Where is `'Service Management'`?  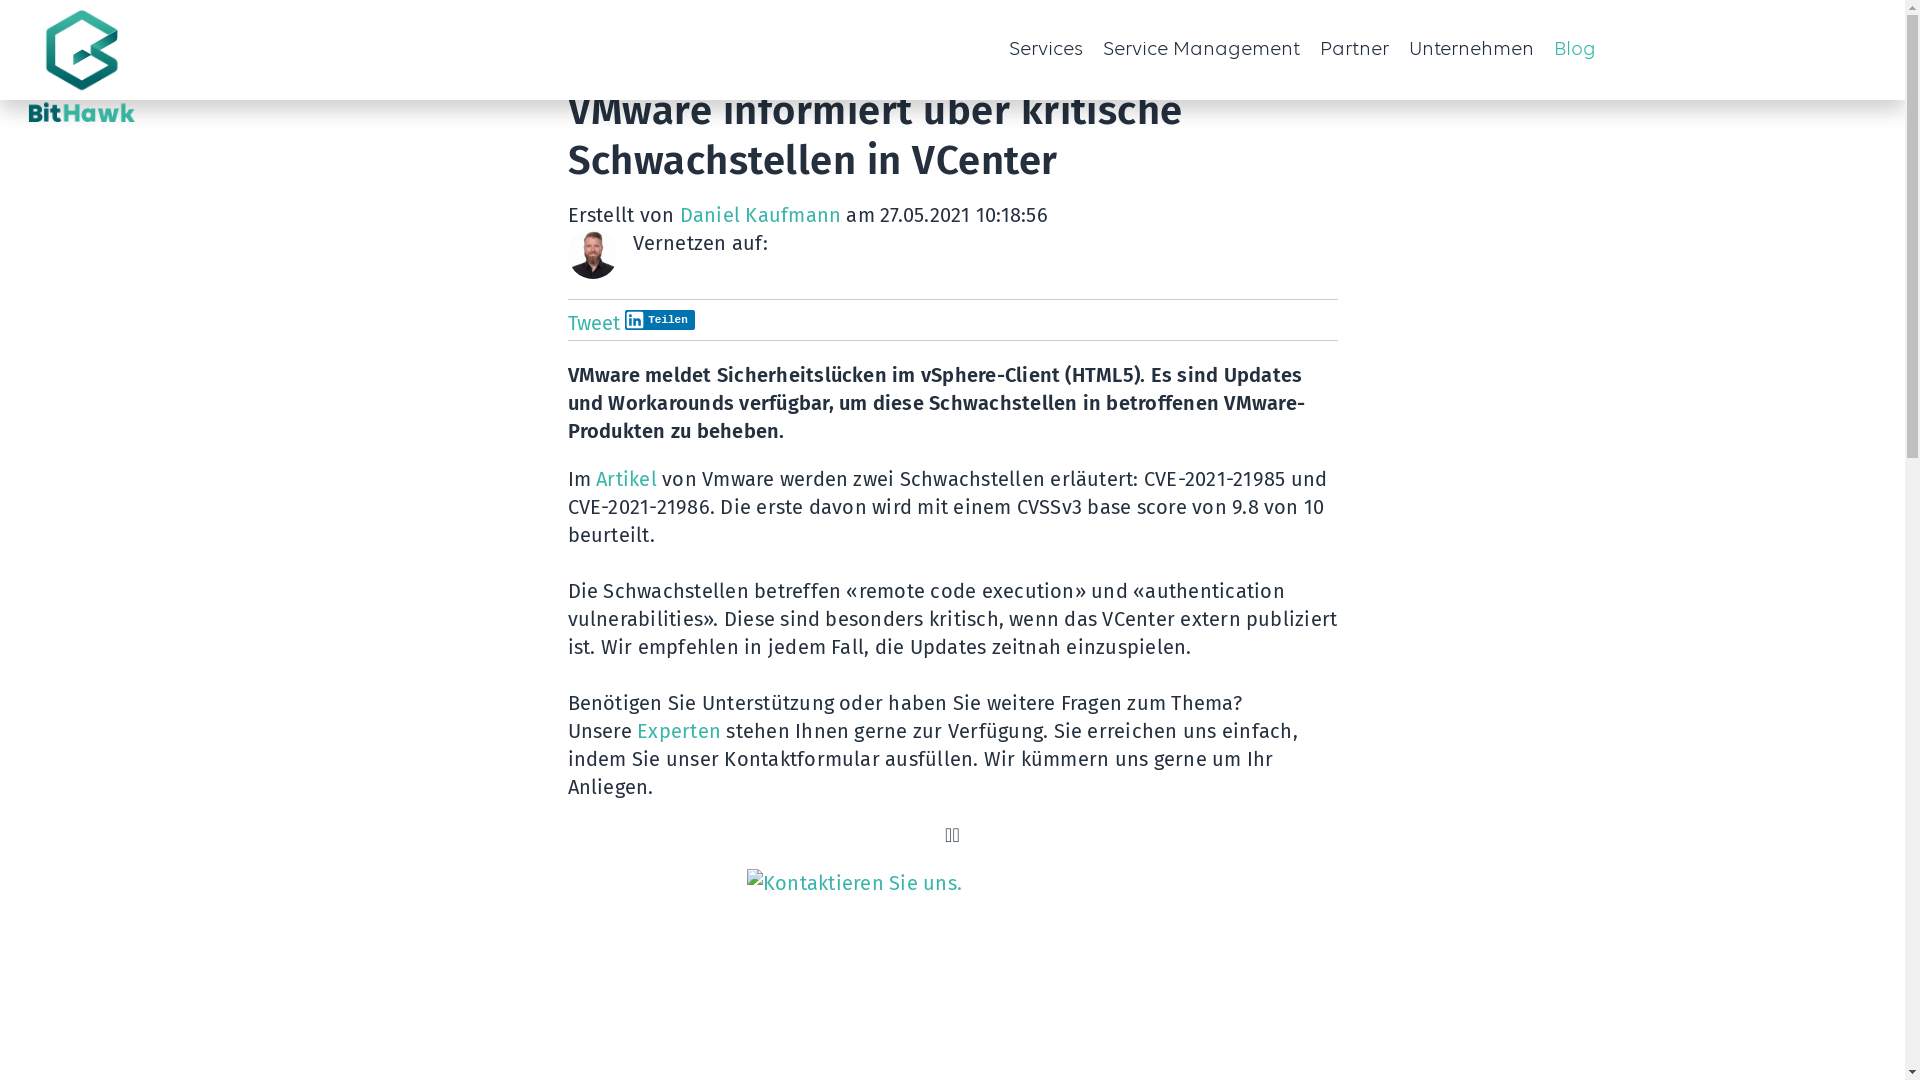 'Service Management' is located at coordinates (1090, 49).